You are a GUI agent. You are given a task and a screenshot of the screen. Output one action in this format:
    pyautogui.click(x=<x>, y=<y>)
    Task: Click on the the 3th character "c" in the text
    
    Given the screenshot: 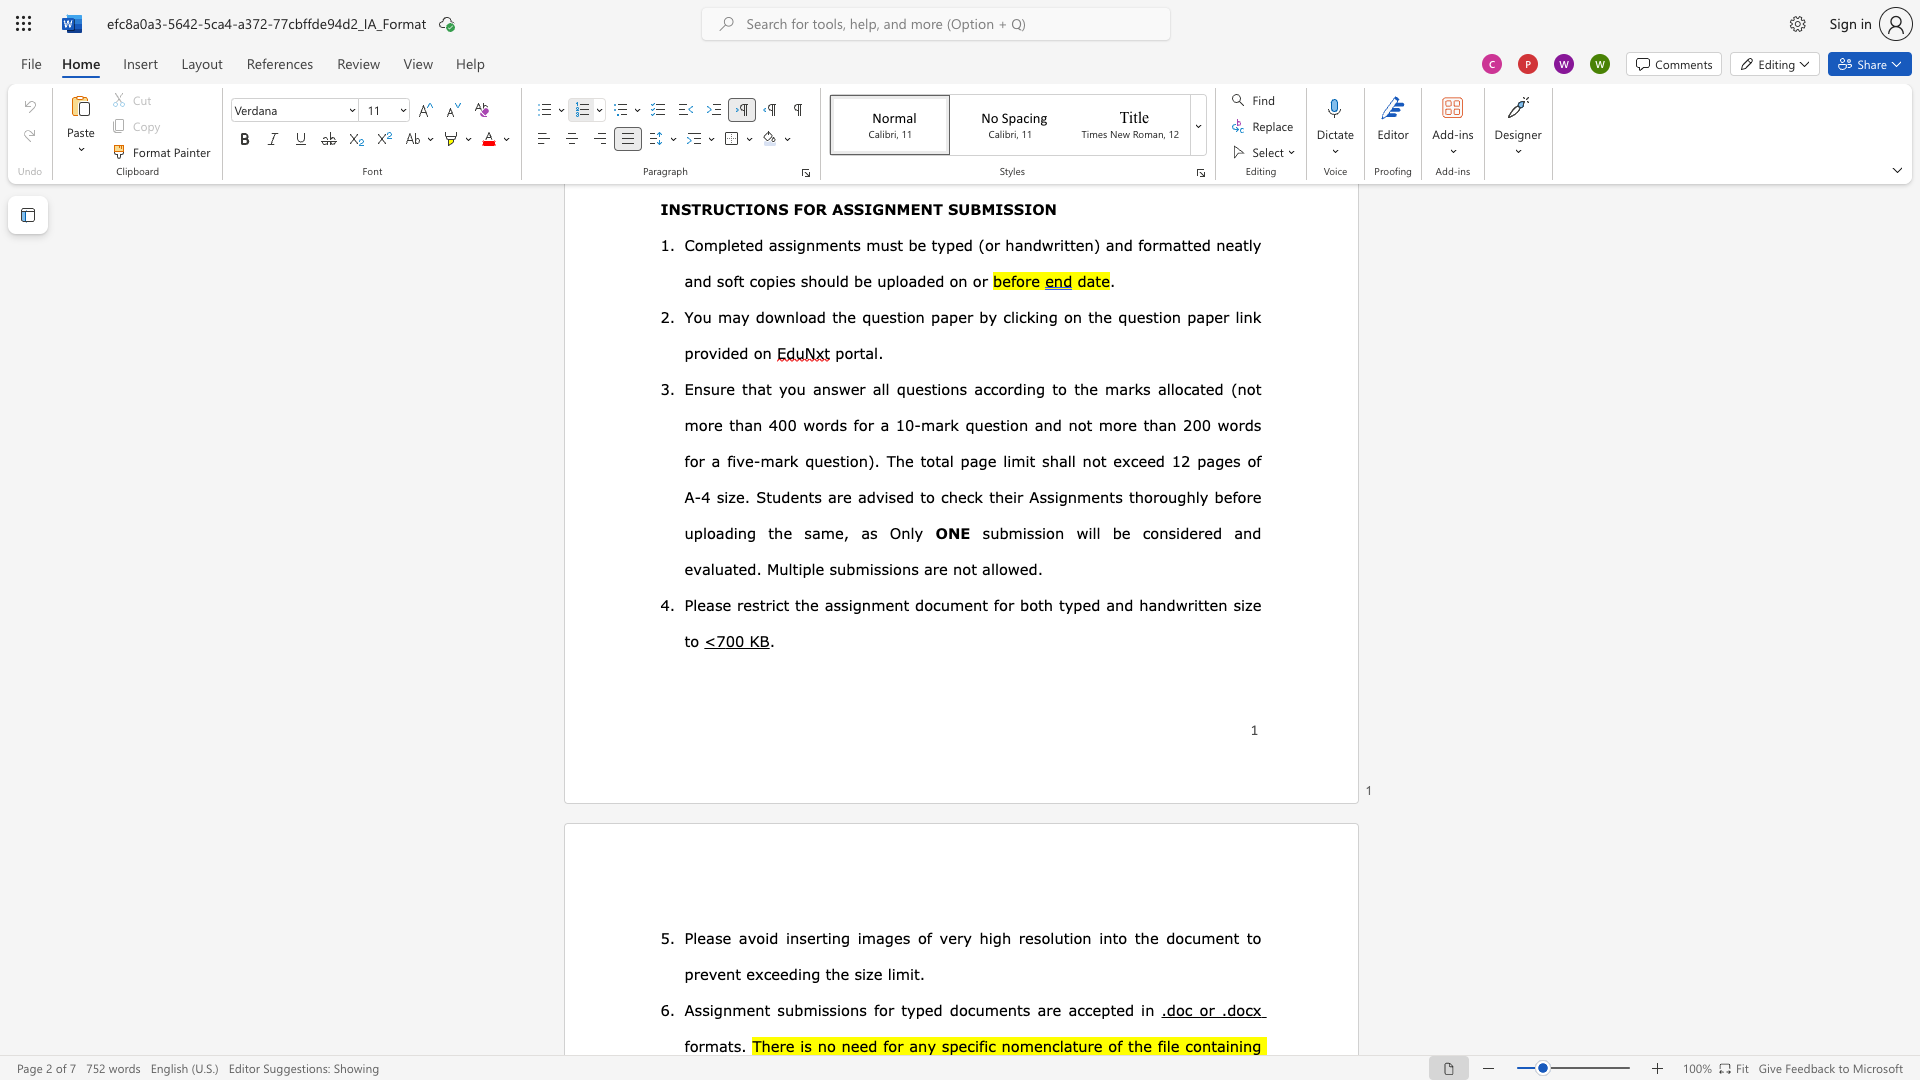 What is the action you would take?
    pyautogui.click(x=1054, y=1044)
    